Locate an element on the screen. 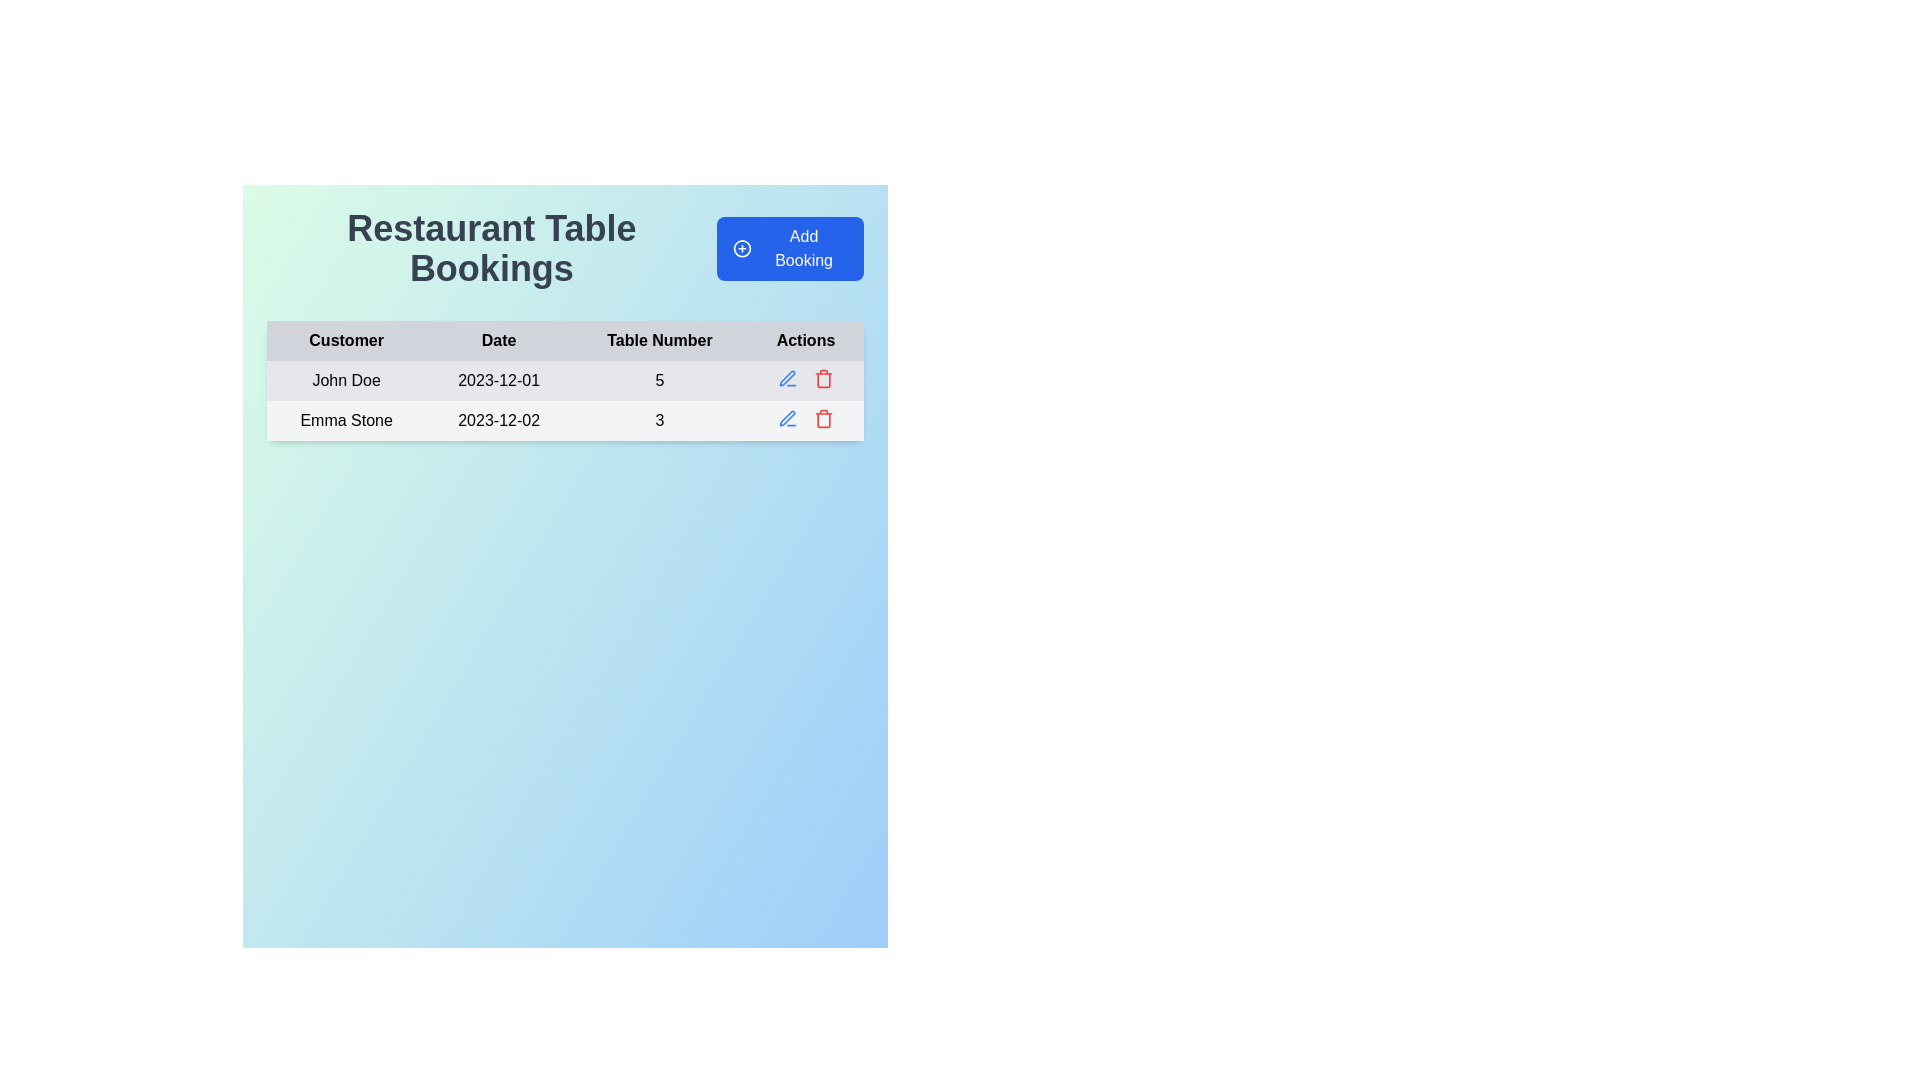 This screenshot has height=1080, width=1920. the 'Table Number' header label in the table, which is positioned between the 'Date' and 'Actions' headers is located at coordinates (659, 339).